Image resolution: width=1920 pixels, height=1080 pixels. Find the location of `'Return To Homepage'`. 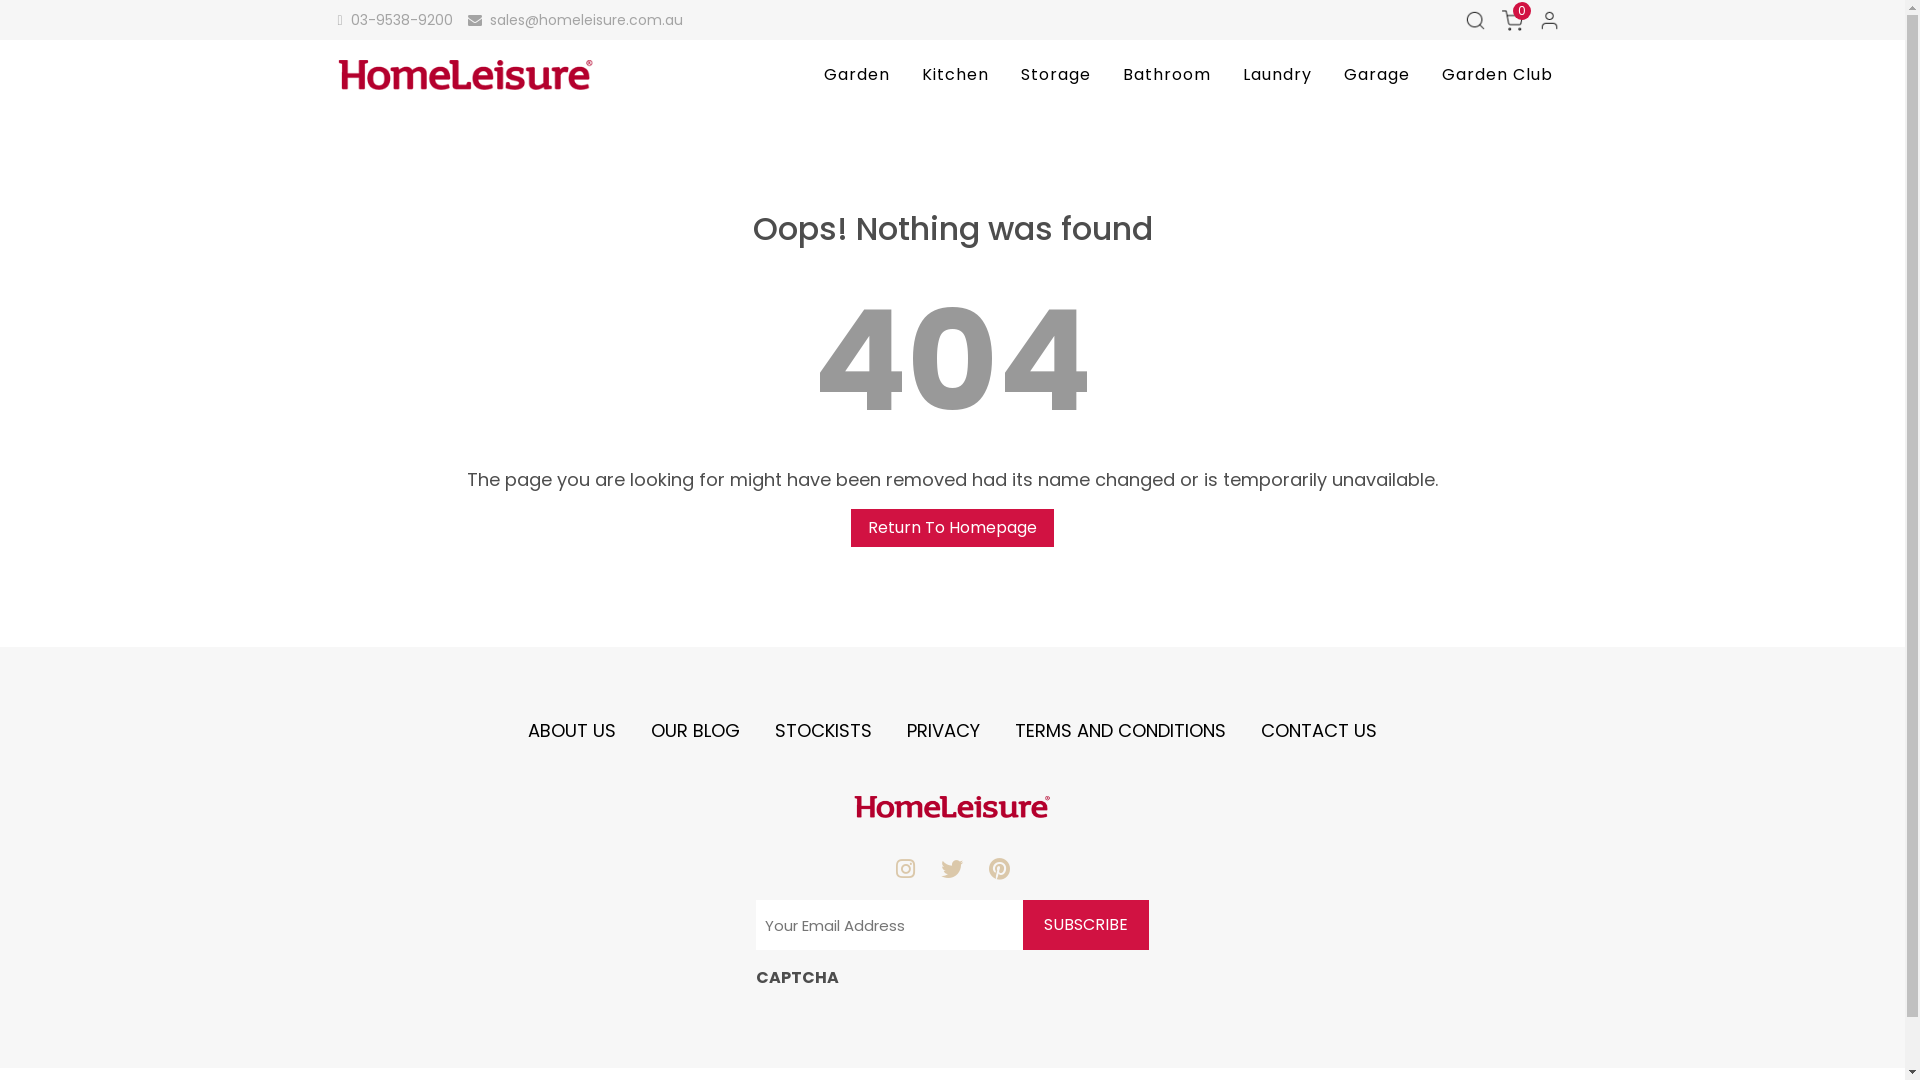

'Return To Homepage' is located at coordinates (951, 527).